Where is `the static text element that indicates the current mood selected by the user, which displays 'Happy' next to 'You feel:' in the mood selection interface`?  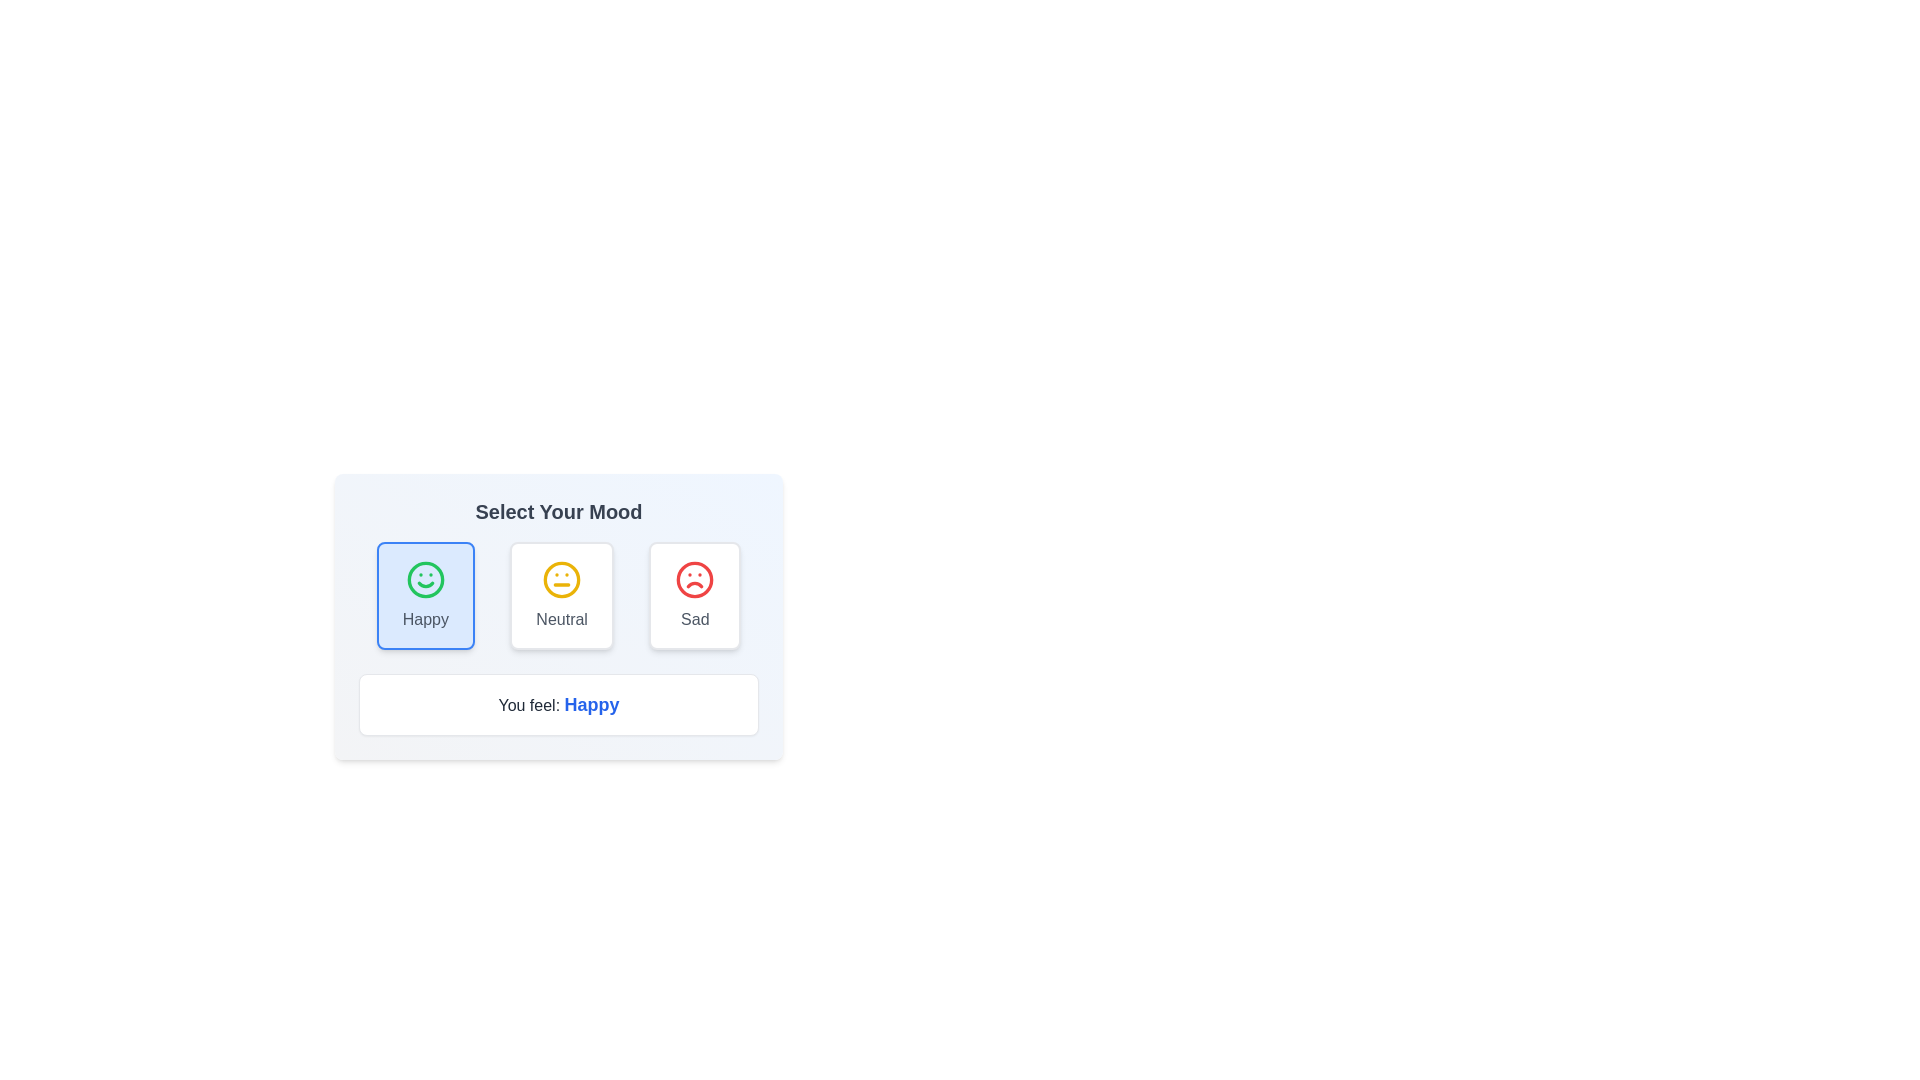 the static text element that indicates the current mood selected by the user, which displays 'Happy' next to 'You feel:' in the mood selection interface is located at coordinates (591, 704).